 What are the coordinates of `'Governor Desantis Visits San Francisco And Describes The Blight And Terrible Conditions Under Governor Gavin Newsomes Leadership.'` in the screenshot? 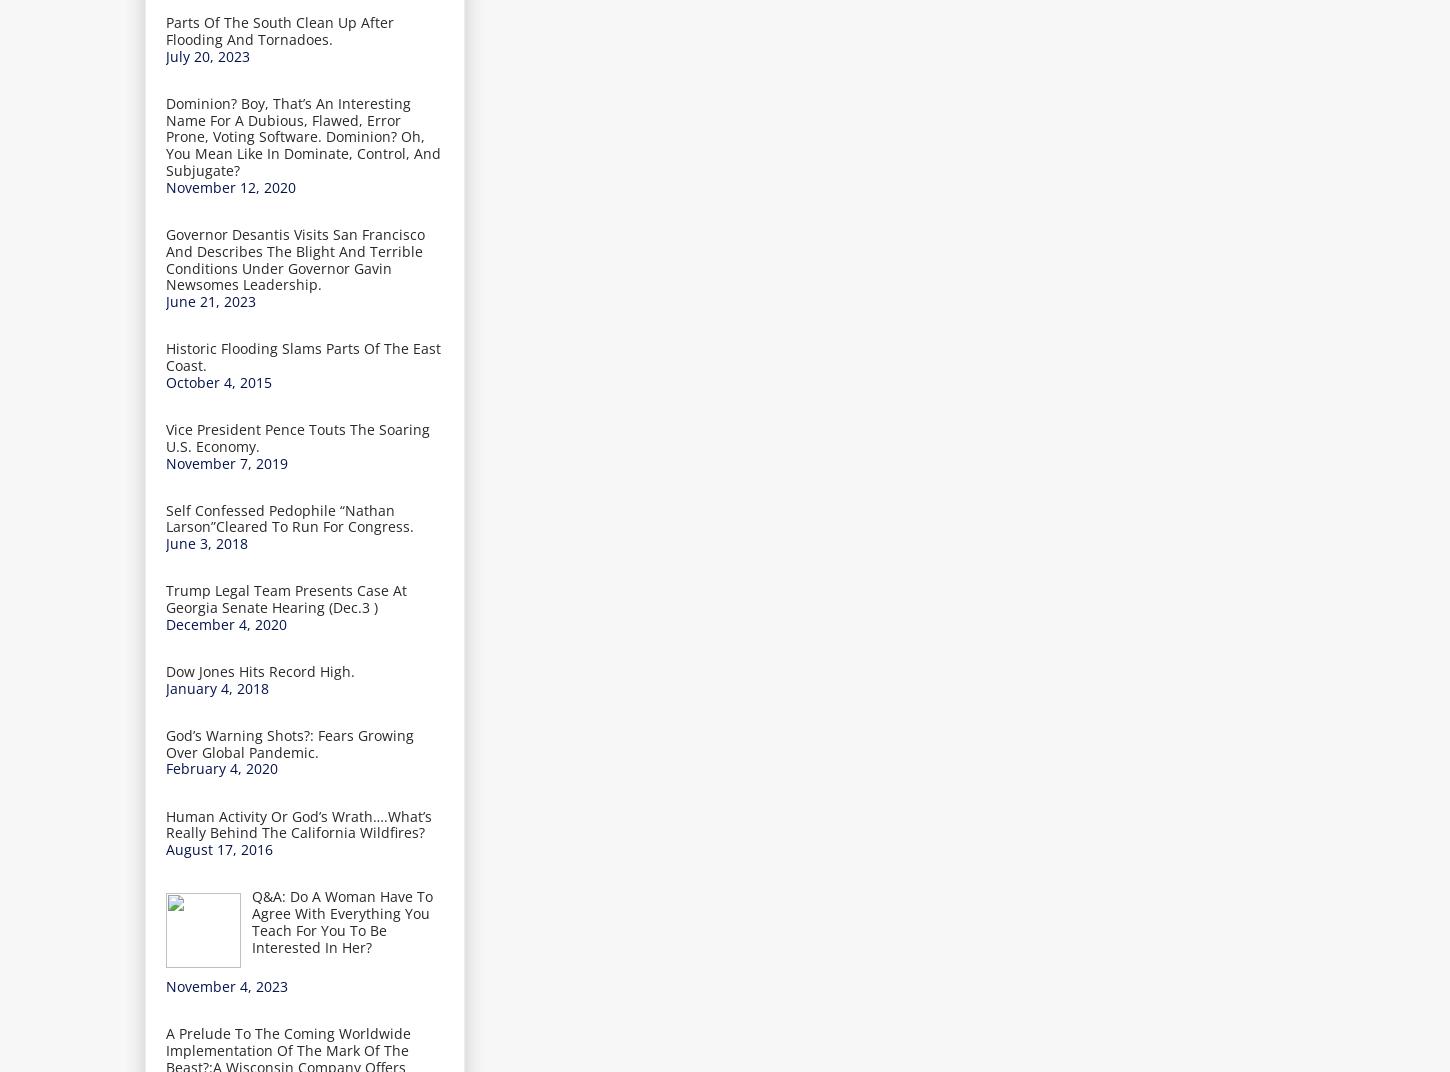 It's located at (295, 258).